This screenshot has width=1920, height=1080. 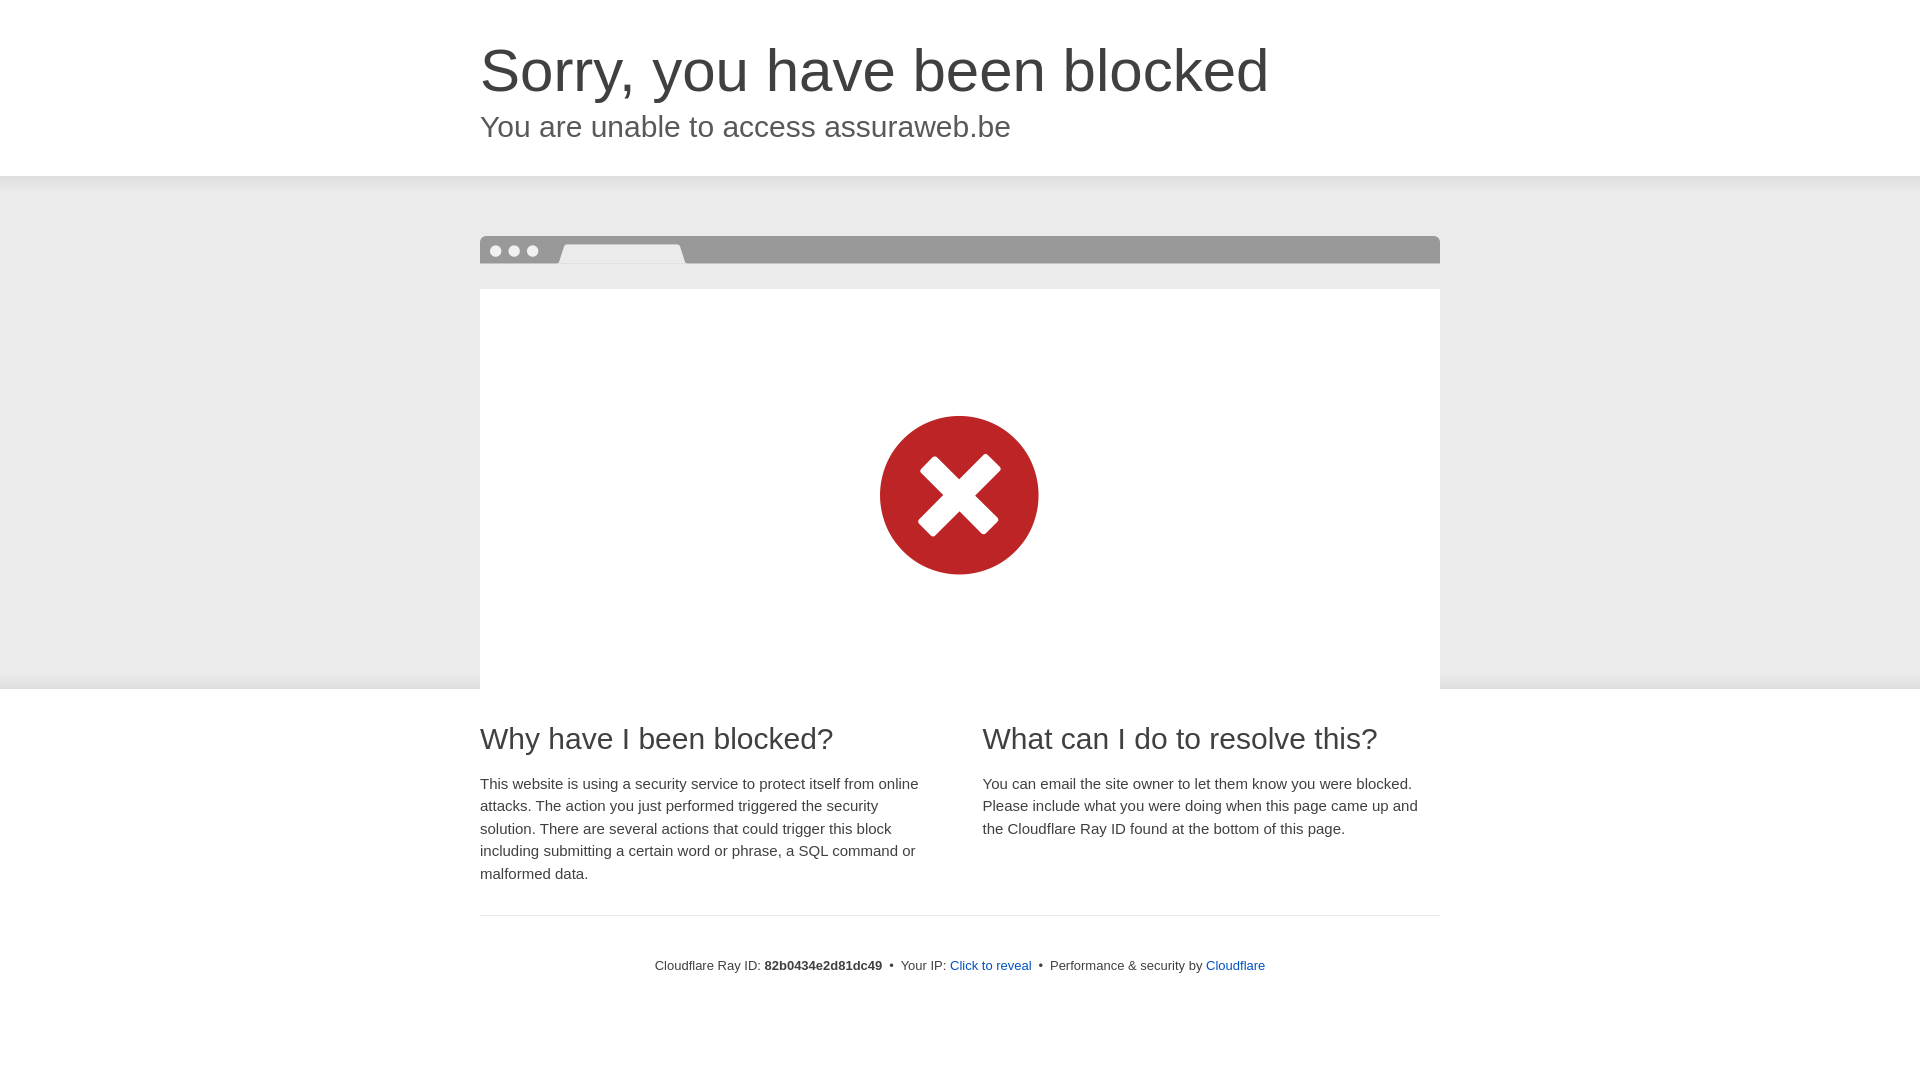 I want to click on 'Cloudflare', so click(x=1234, y=964).